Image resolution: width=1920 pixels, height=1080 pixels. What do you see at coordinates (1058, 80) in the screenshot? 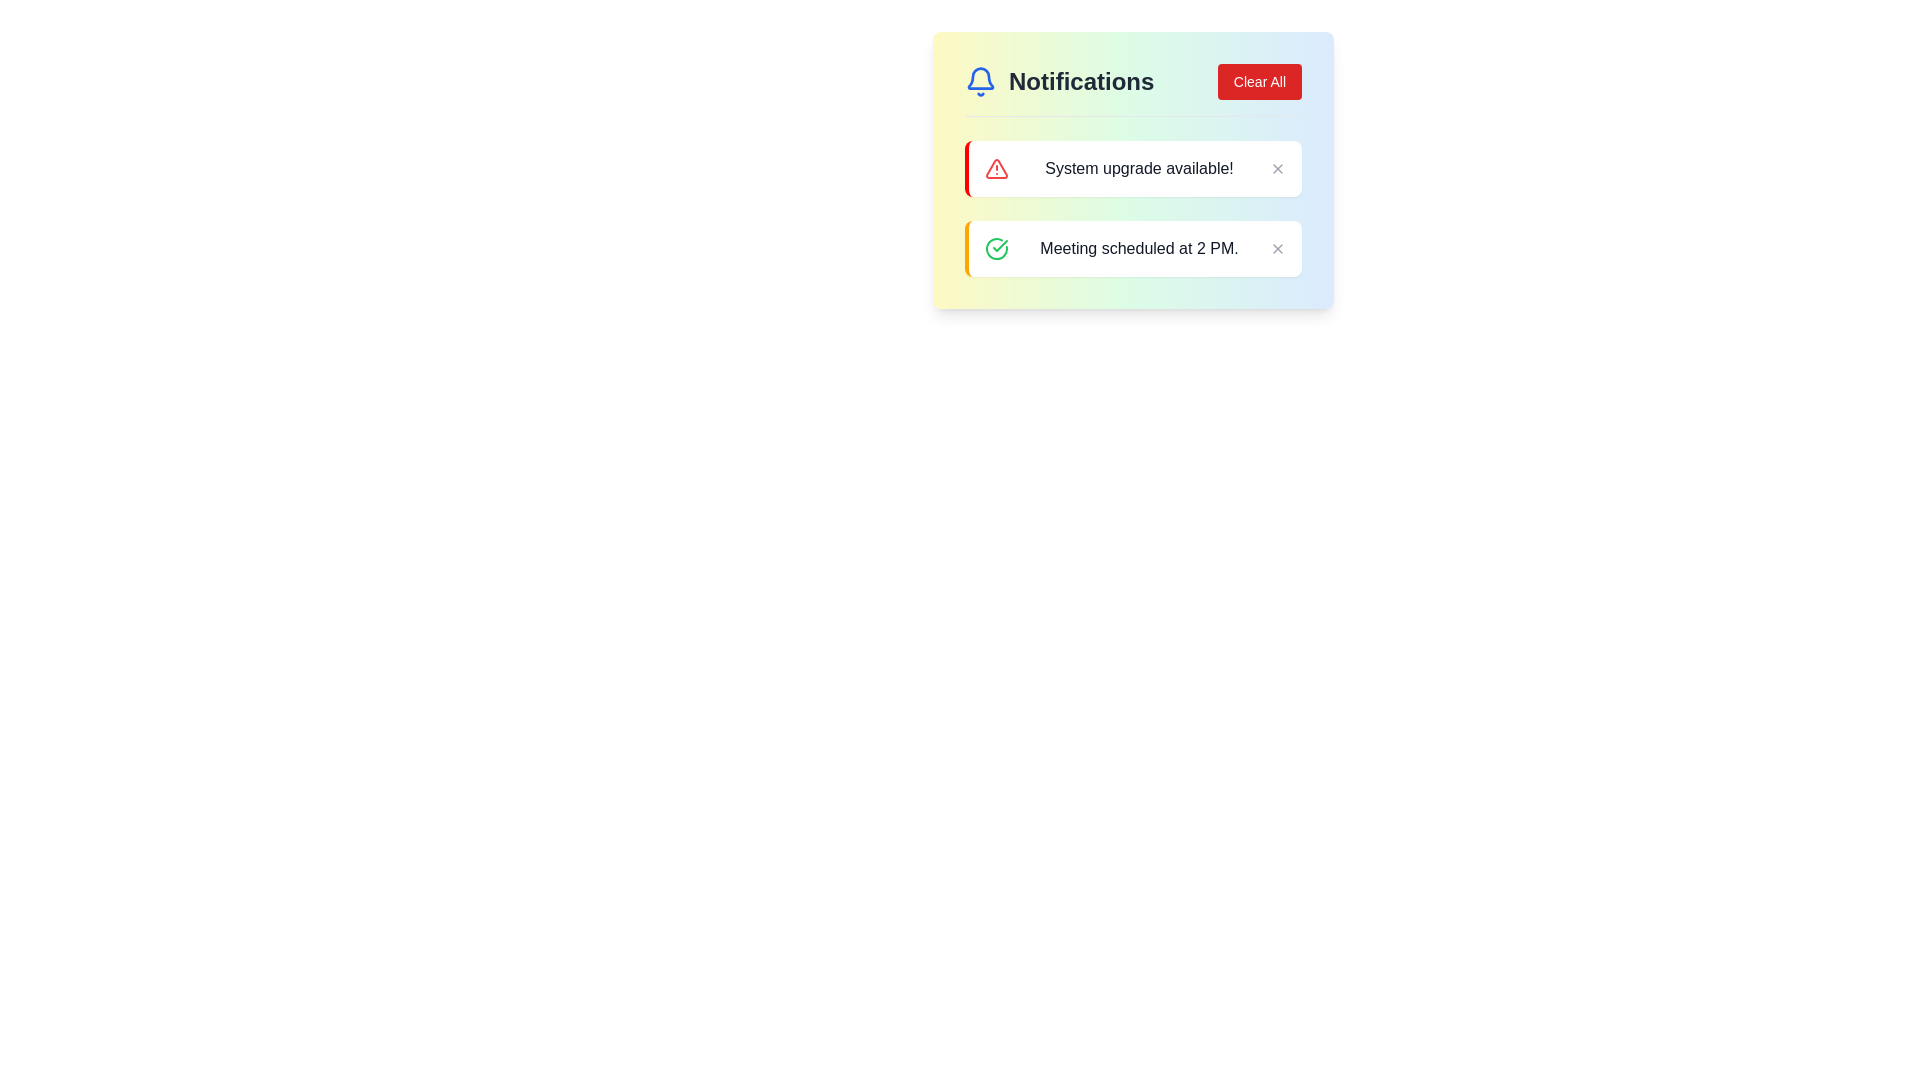
I see `the header element with an icon and text located at the top-left of the notifications panel` at bounding box center [1058, 80].